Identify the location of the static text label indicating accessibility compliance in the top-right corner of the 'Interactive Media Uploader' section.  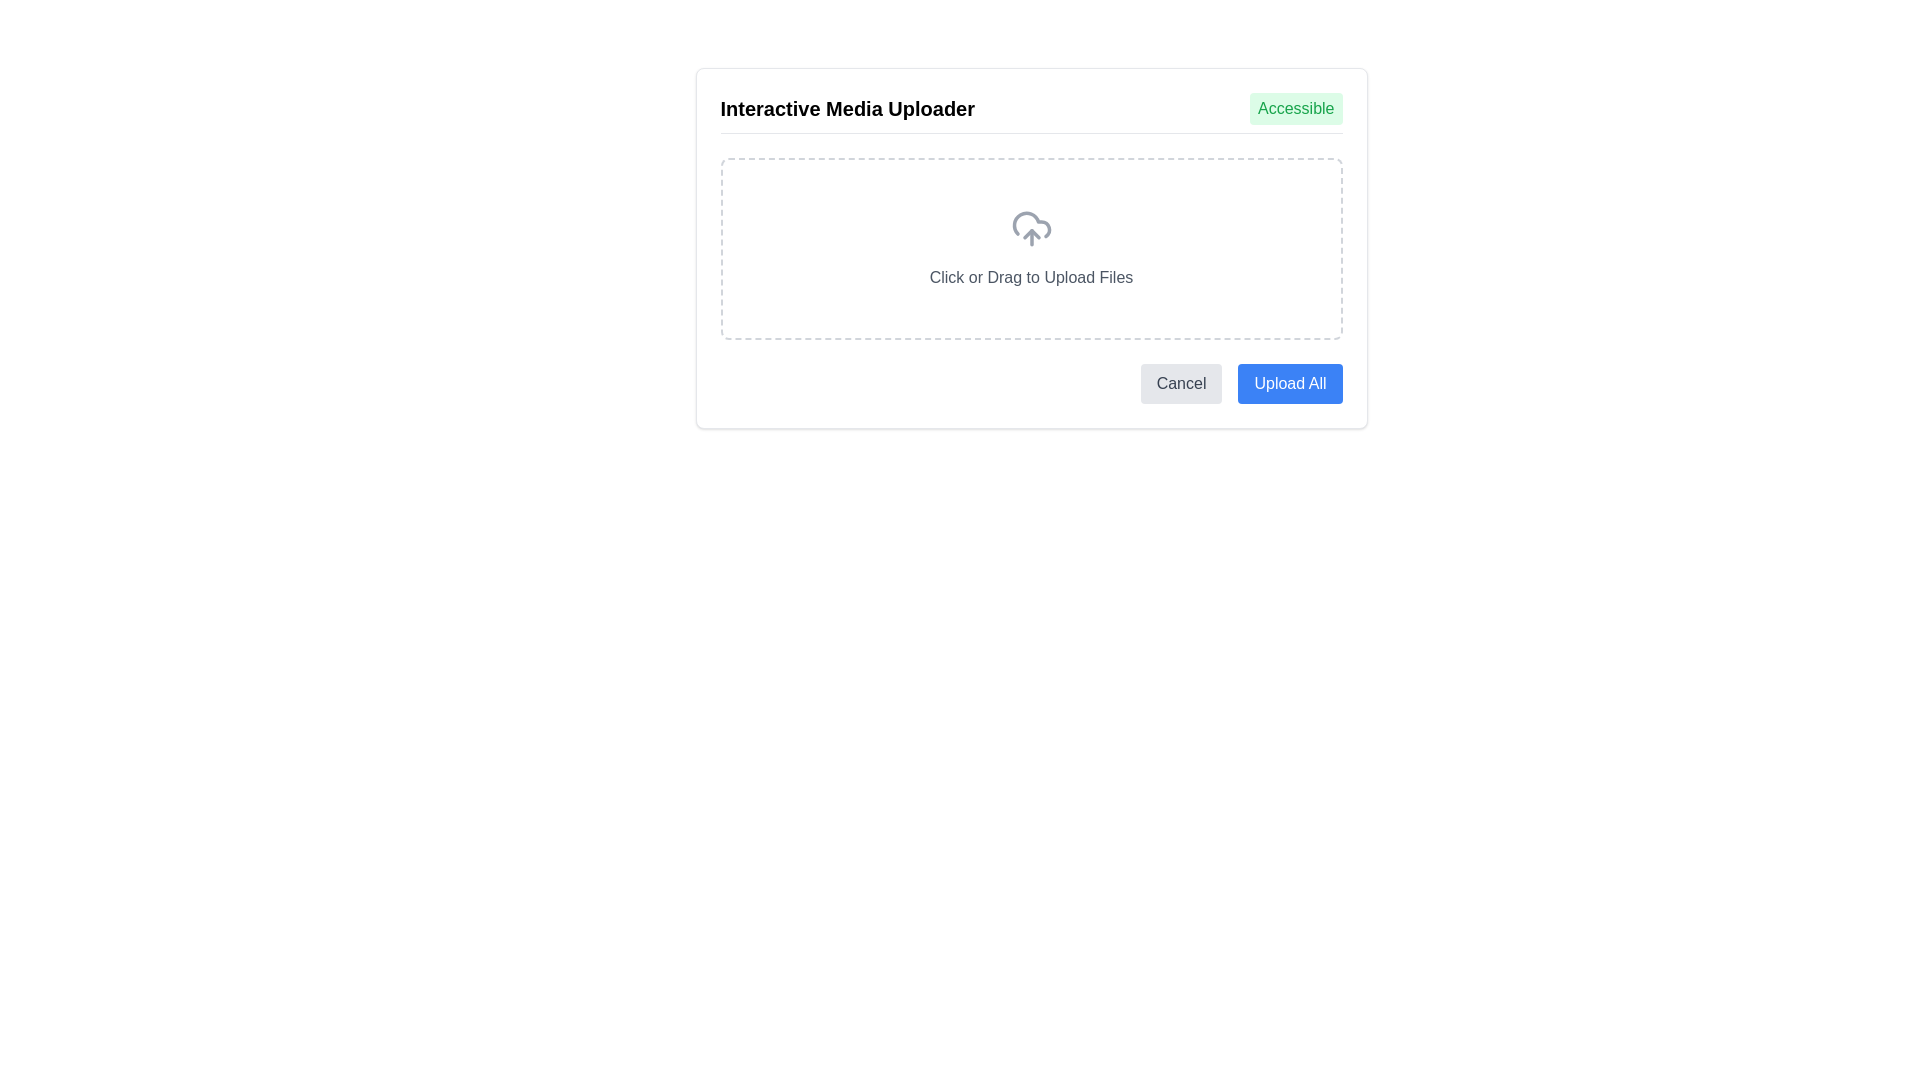
(1296, 108).